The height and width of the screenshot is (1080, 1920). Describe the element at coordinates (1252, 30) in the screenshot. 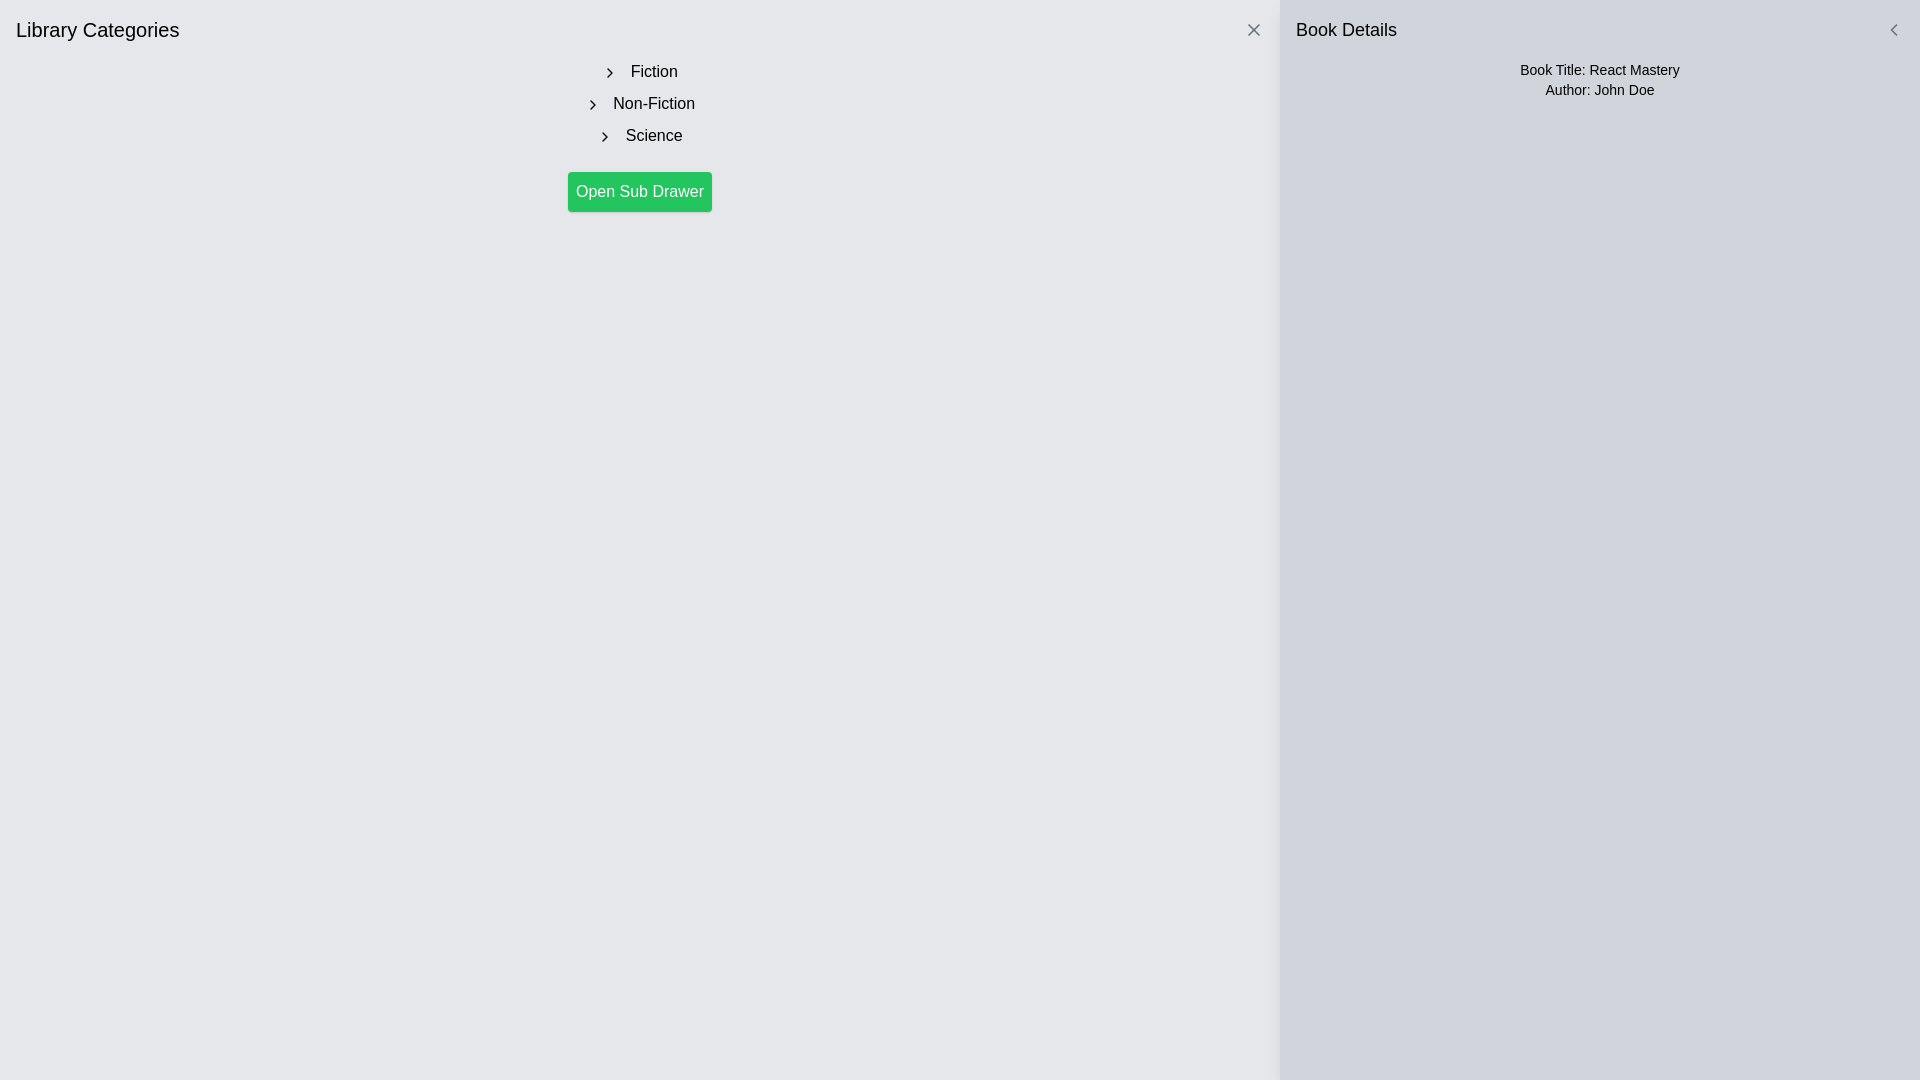

I see `the close icon, which is a small cross icon styled with thin lines forming an 'X' shape, located at the top-right corner of the application interface` at that location.